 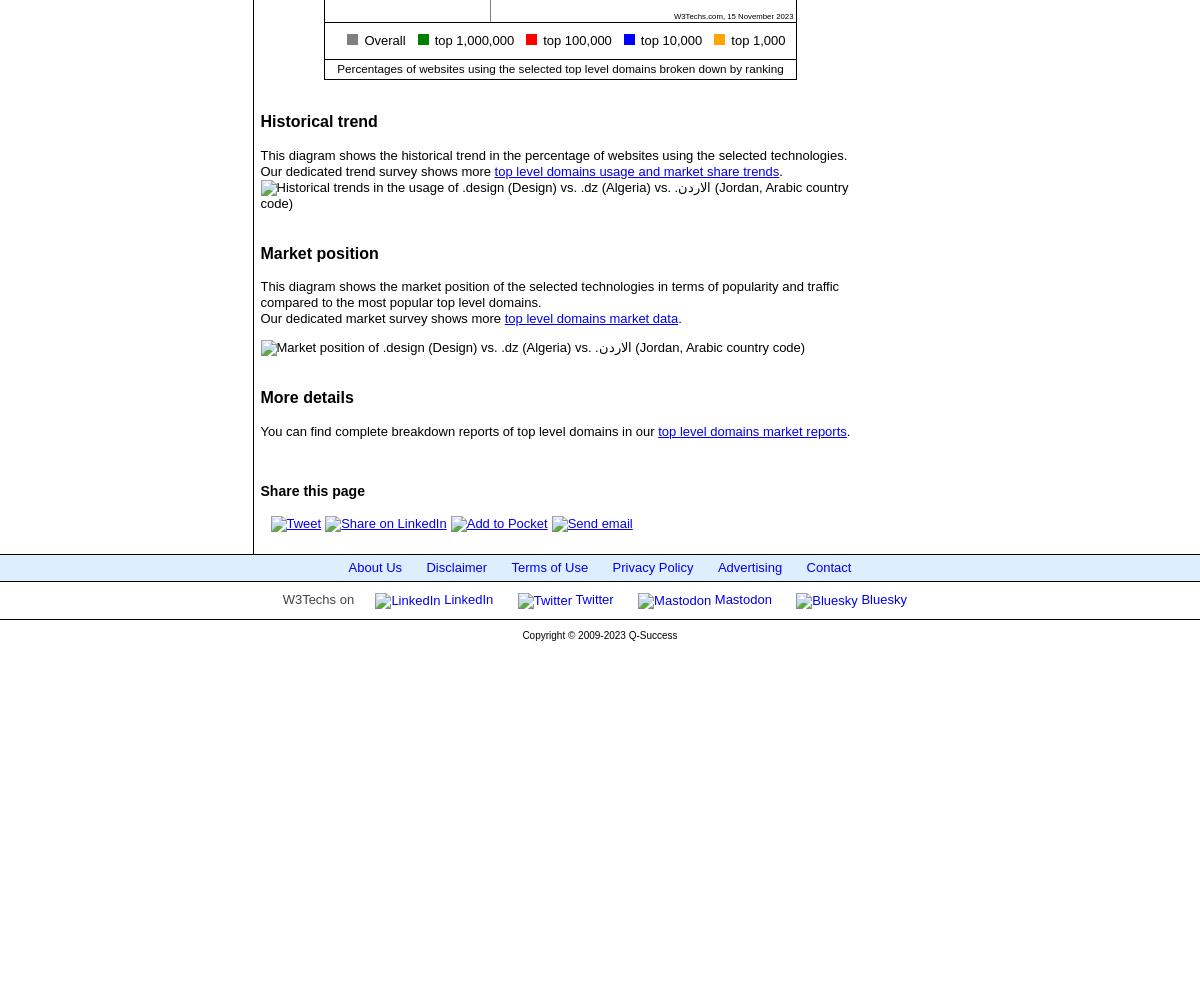 What do you see at coordinates (375, 565) in the screenshot?
I see `'About Us'` at bounding box center [375, 565].